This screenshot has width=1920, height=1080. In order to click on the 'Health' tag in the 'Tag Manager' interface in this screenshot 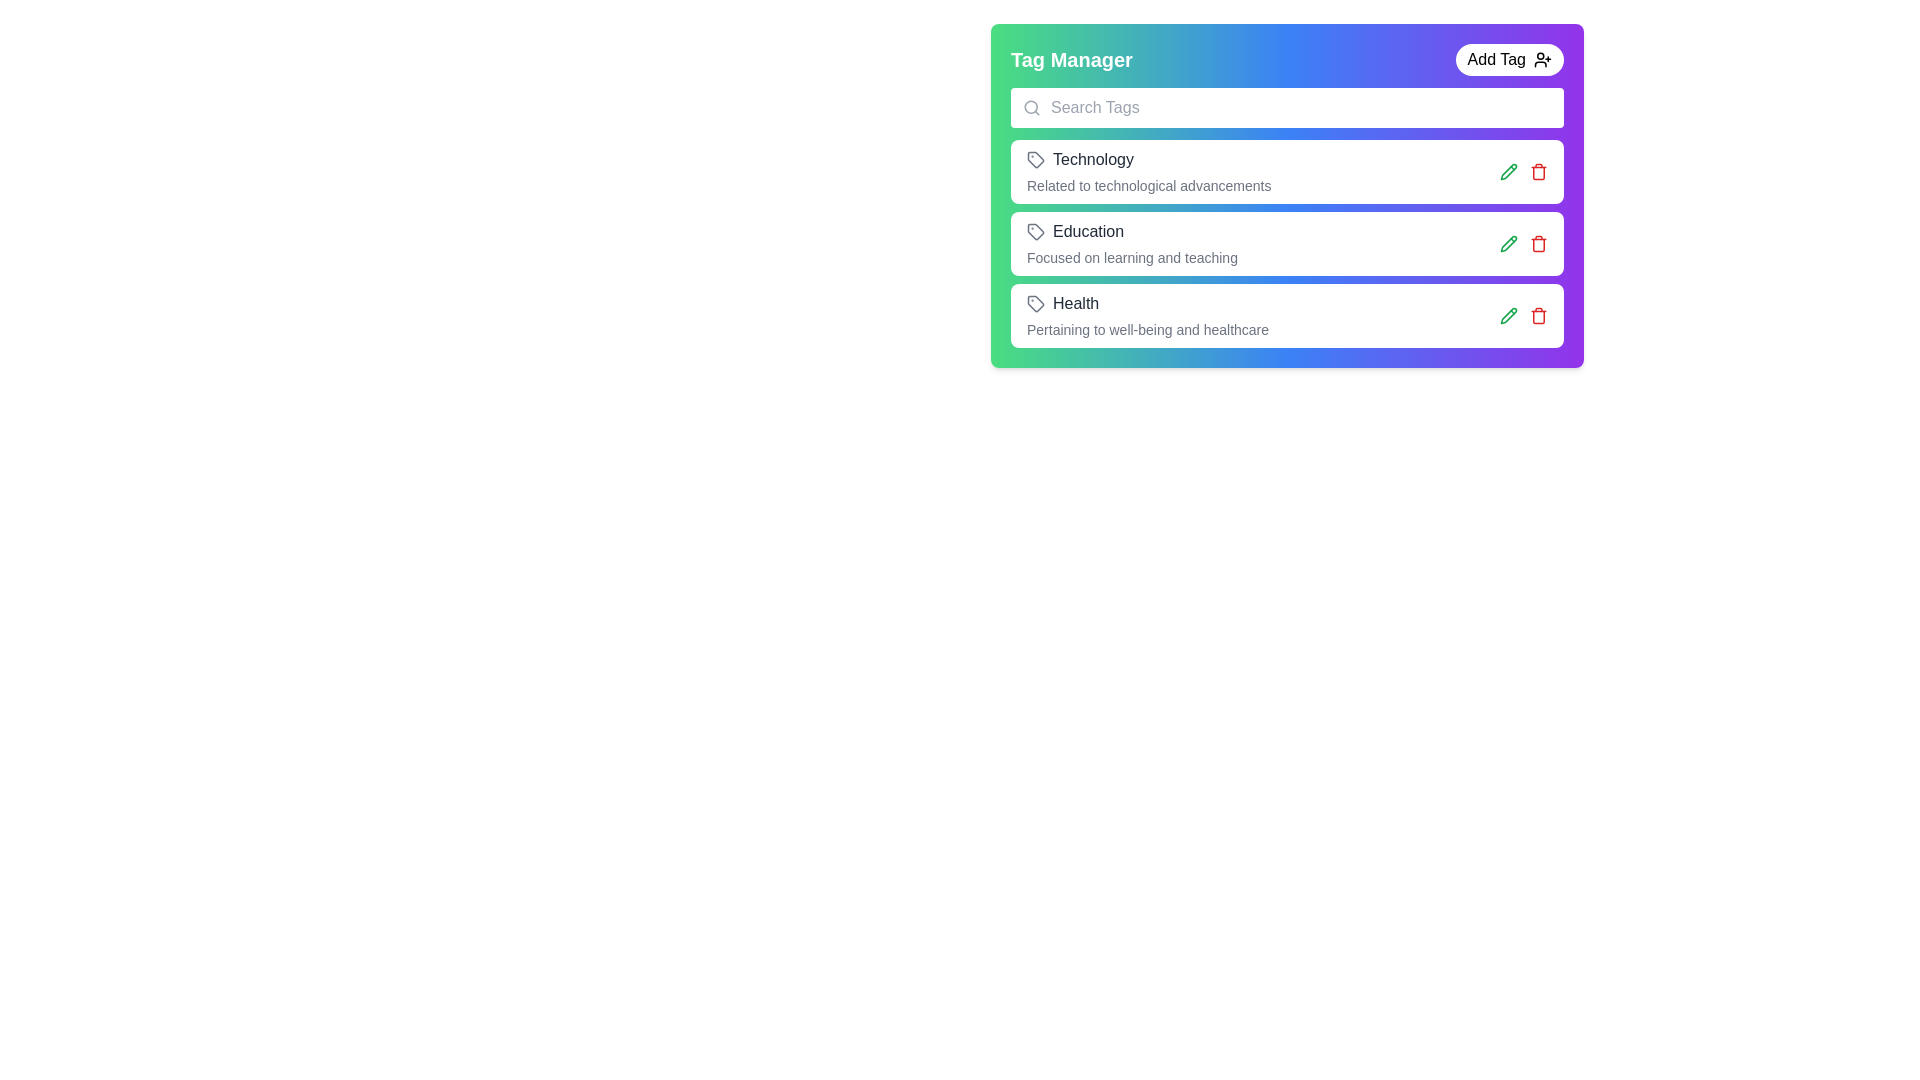, I will do `click(1147, 304)`.